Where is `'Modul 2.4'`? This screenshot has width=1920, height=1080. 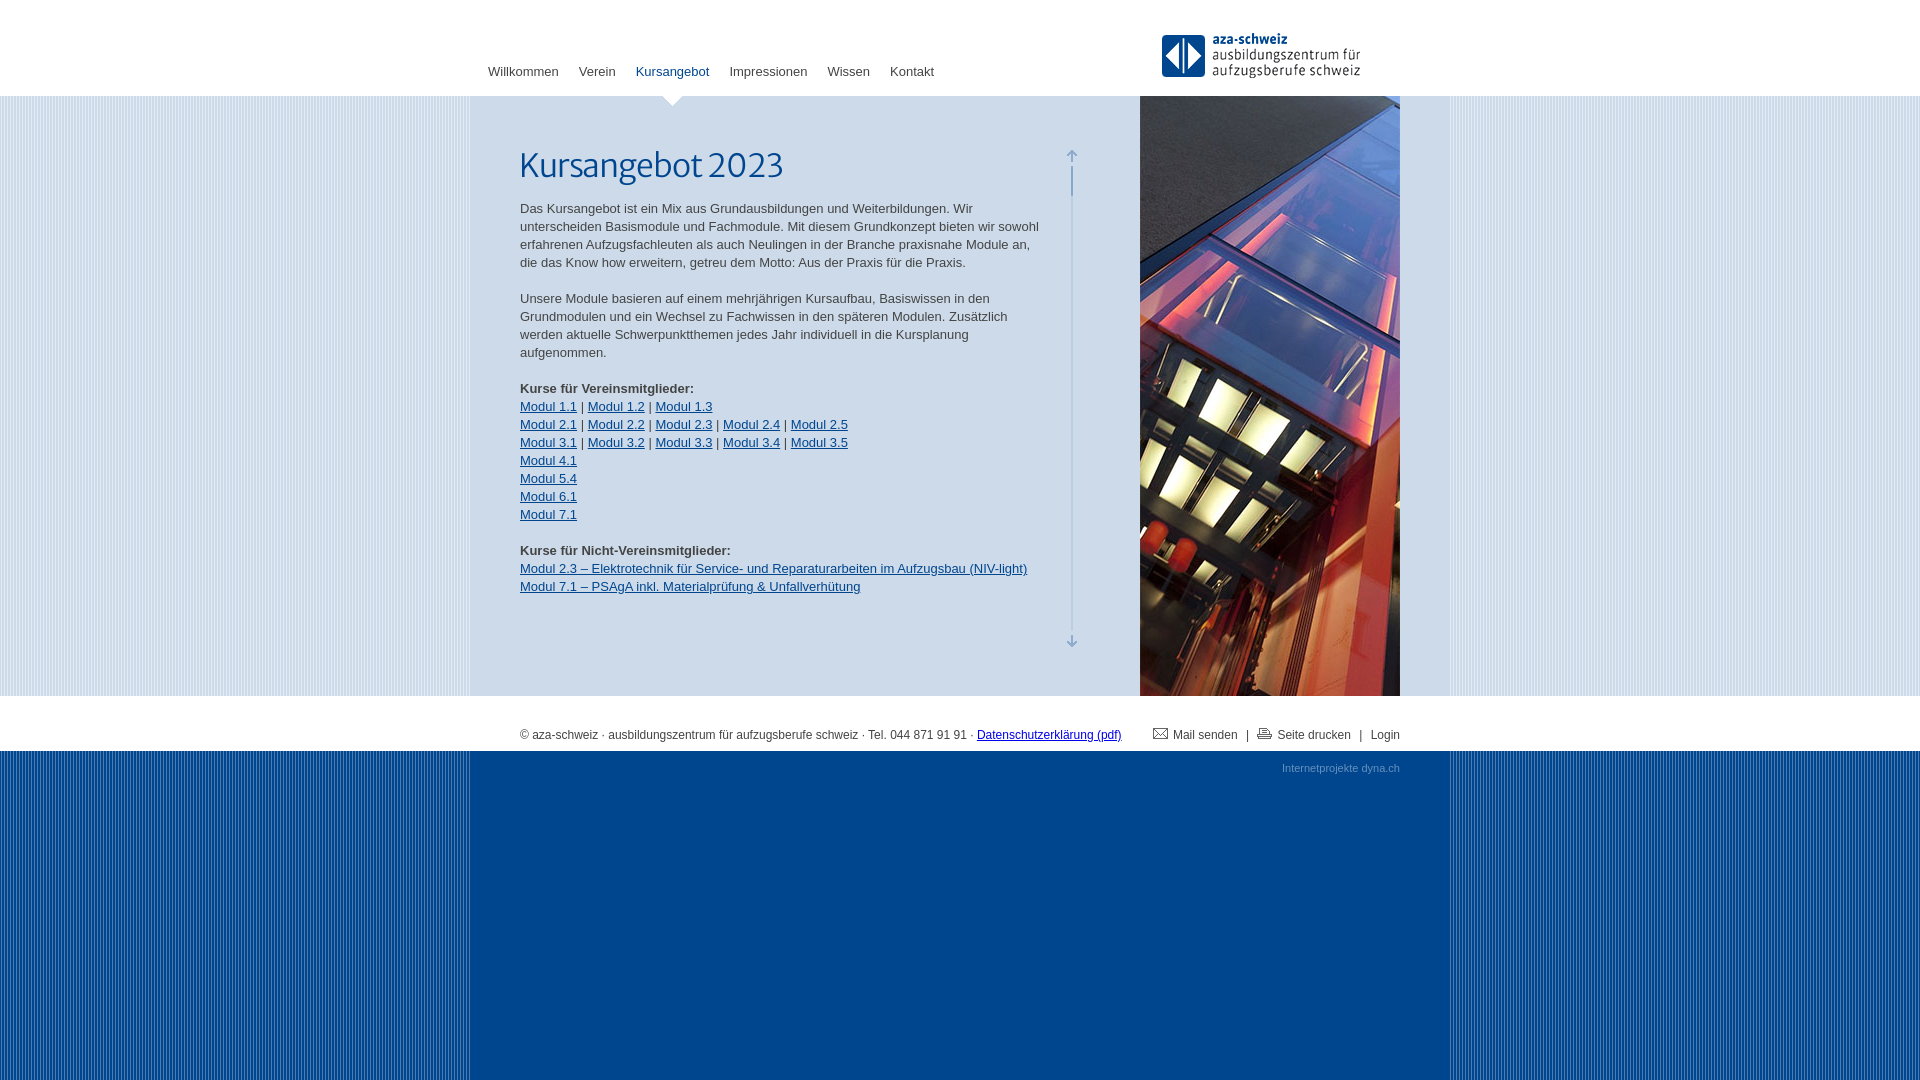 'Modul 2.4' is located at coordinates (750, 423).